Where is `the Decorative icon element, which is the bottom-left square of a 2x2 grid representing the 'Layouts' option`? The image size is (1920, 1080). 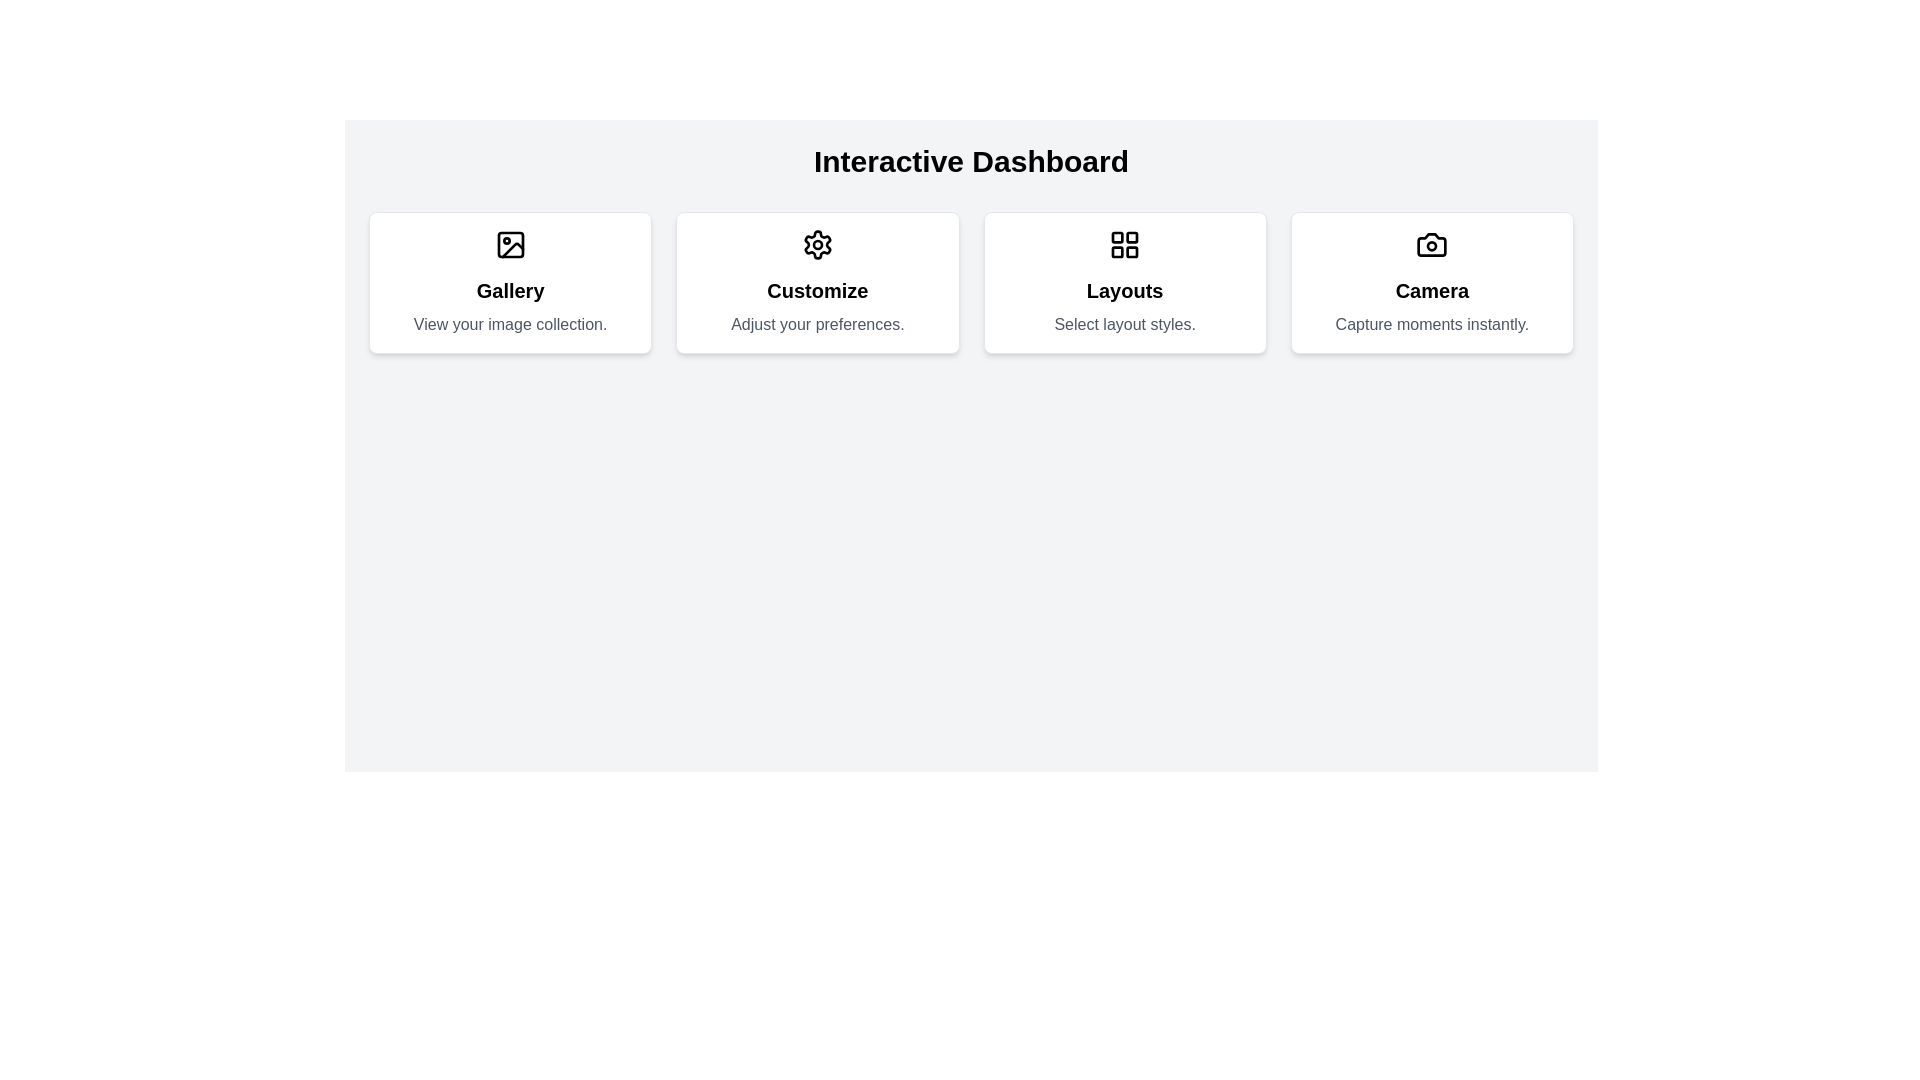
the Decorative icon element, which is the bottom-left square of a 2x2 grid representing the 'Layouts' option is located at coordinates (1116, 251).